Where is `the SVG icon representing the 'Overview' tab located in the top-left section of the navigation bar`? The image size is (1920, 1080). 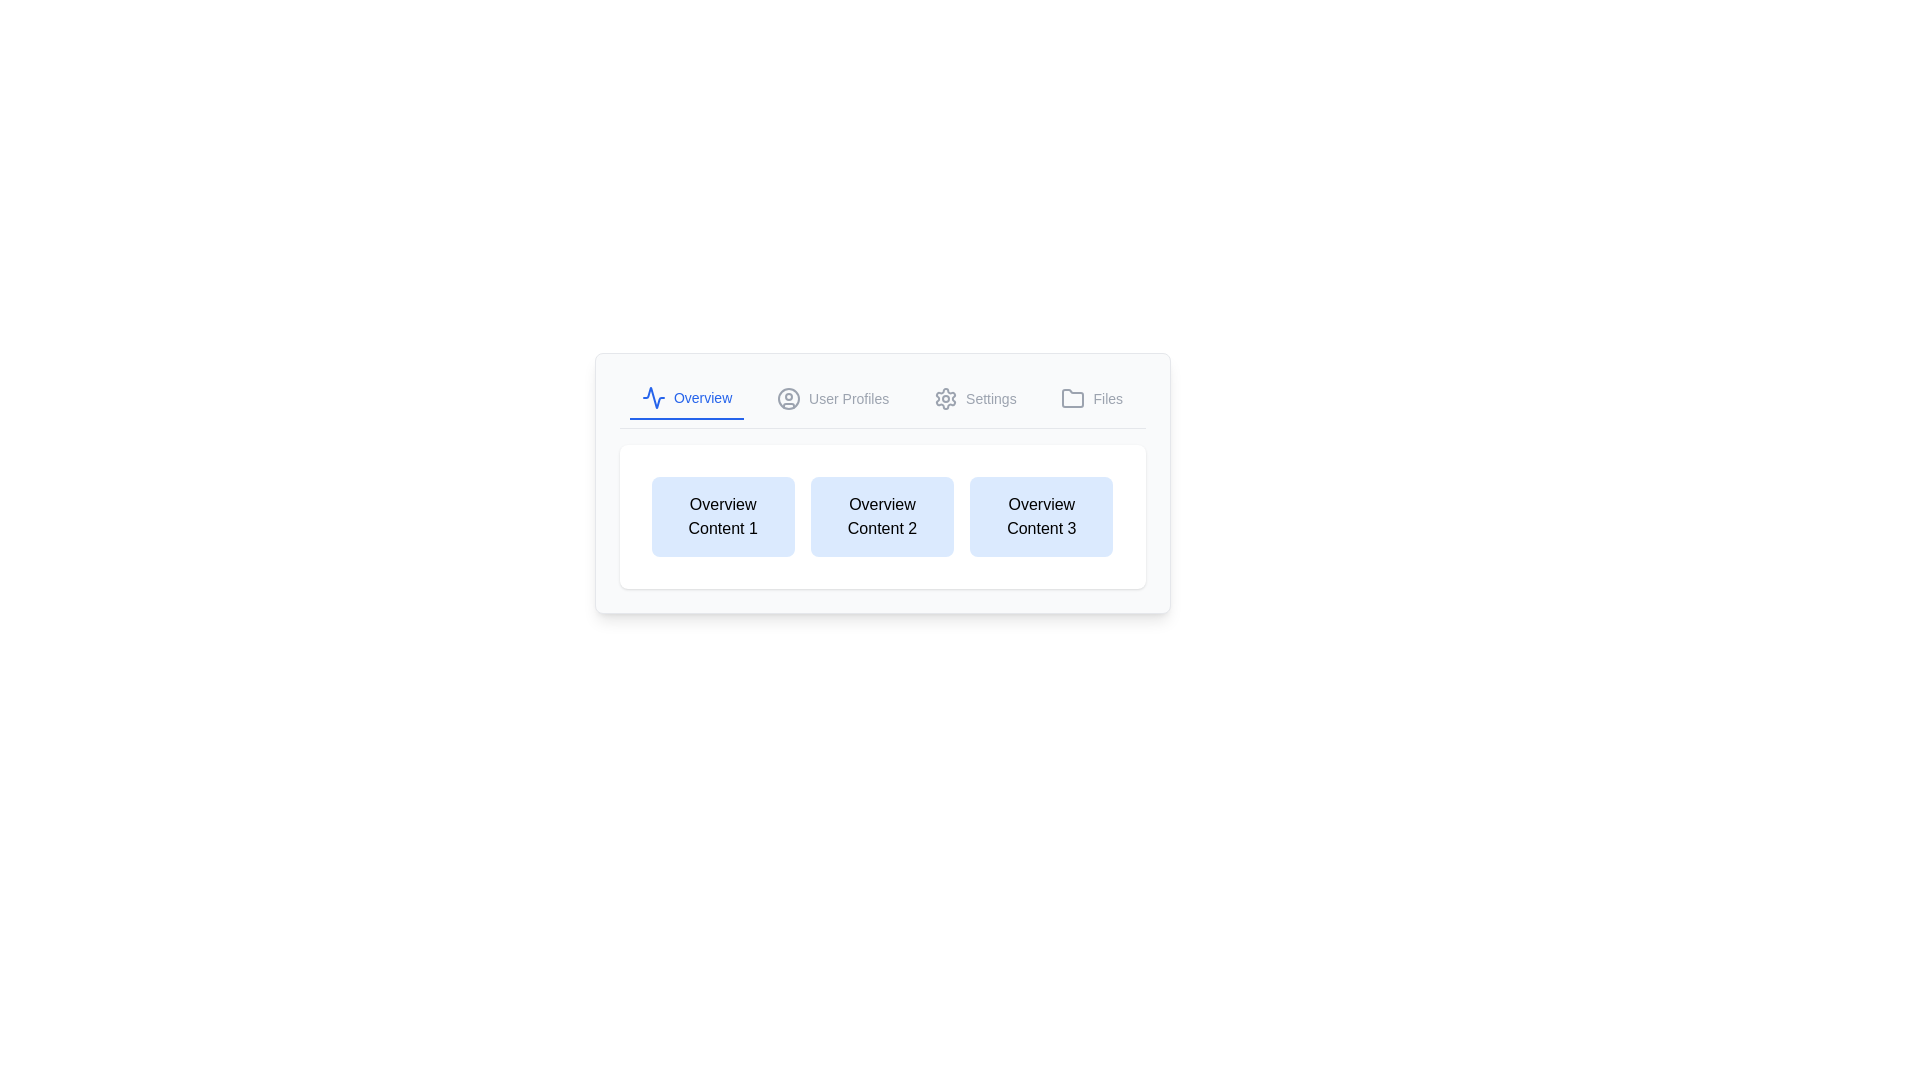
the SVG icon representing the 'Overview' tab located in the top-left section of the navigation bar is located at coordinates (653, 397).